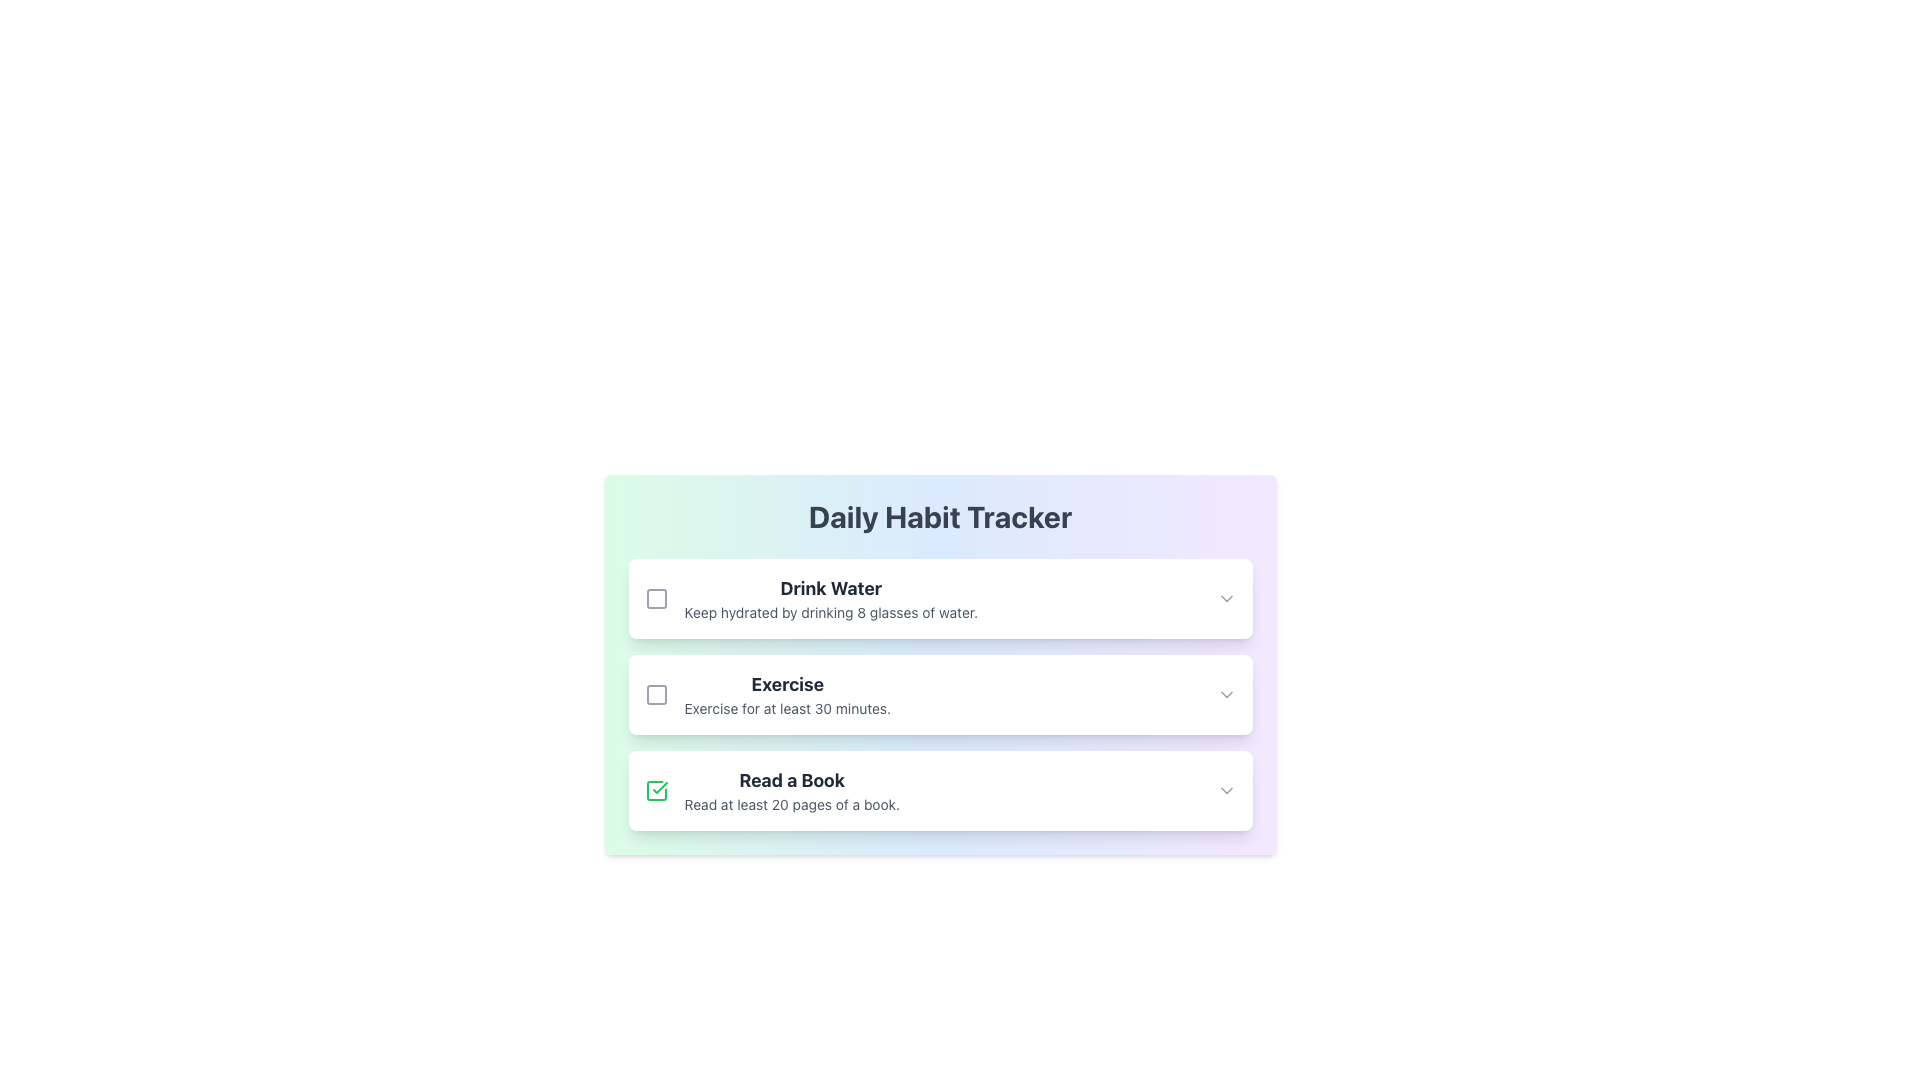 This screenshot has height=1080, width=1920. Describe the element at coordinates (766, 693) in the screenshot. I see `the List Item with a Checkbox that contains the text 'Exercise' in bold and the checkbox icon to the left` at that location.